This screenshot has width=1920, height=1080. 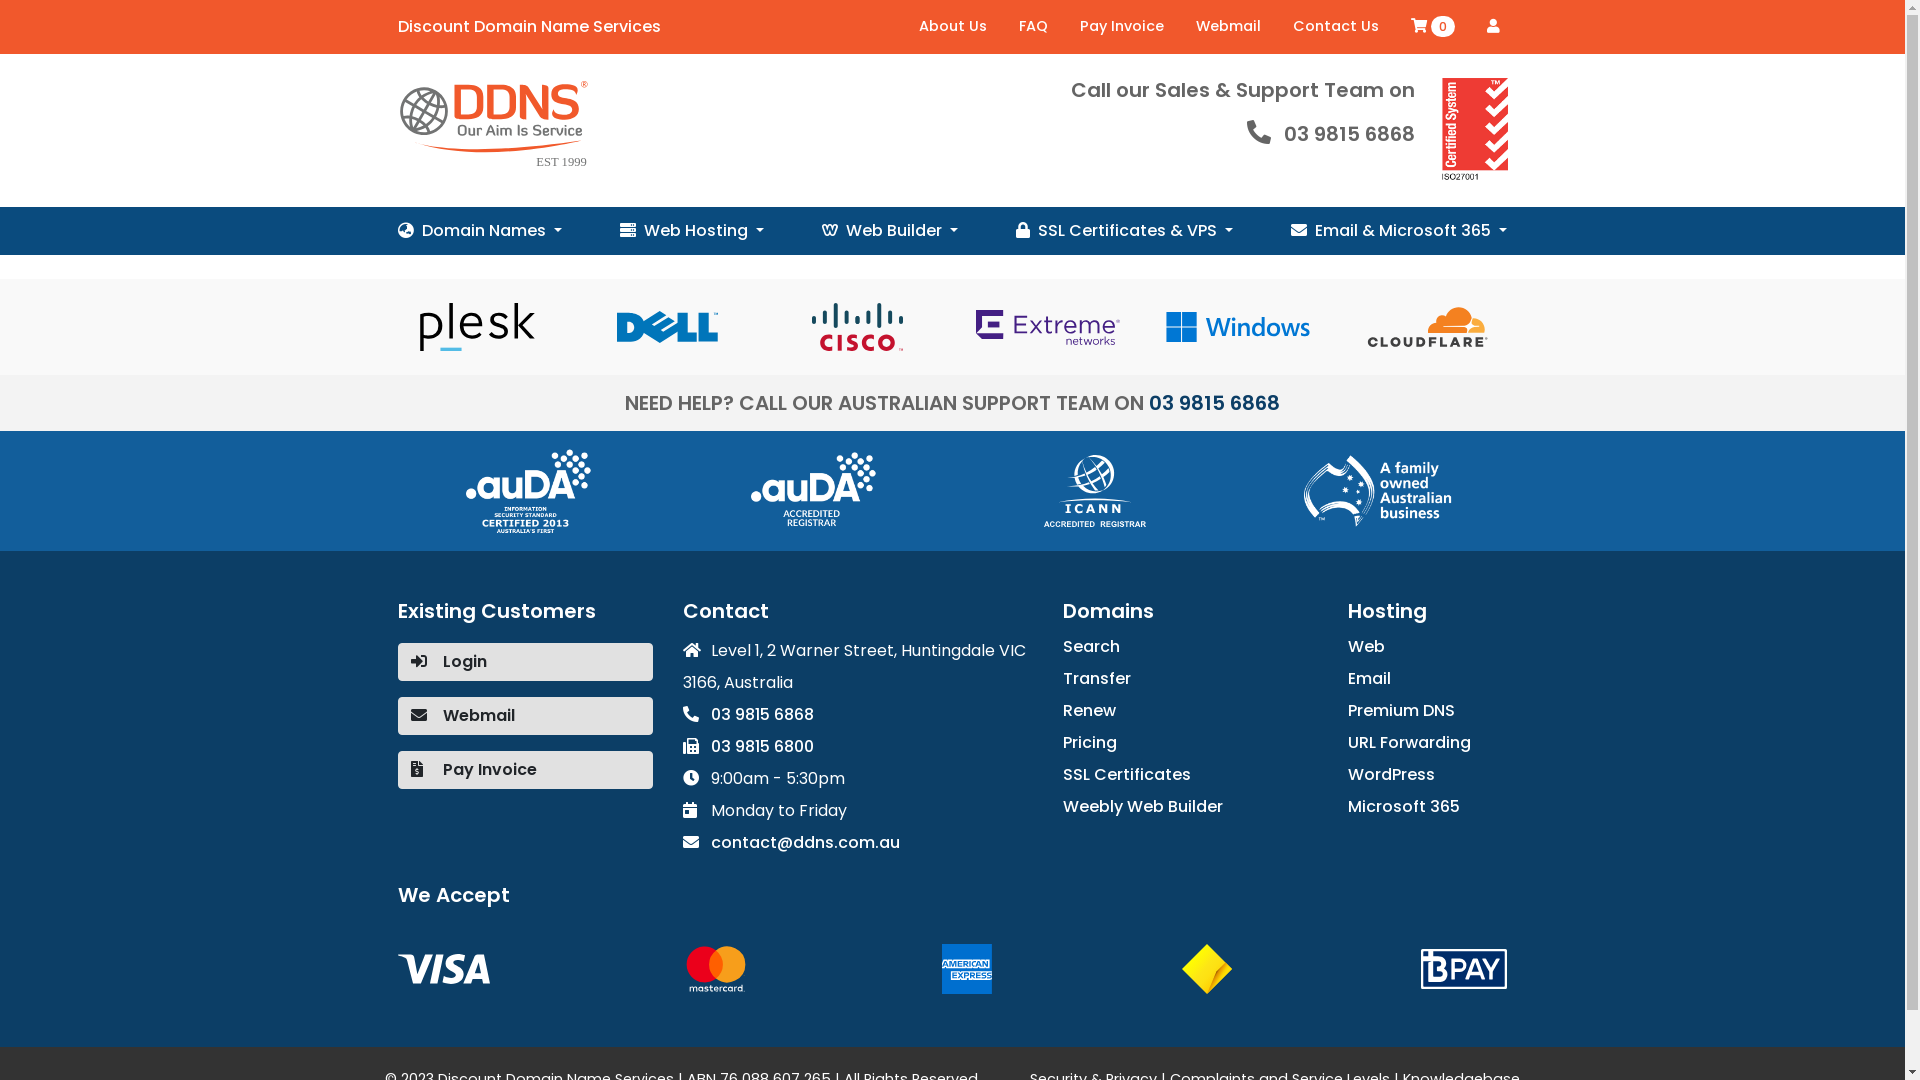 I want to click on 'Search', so click(x=1189, y=647).